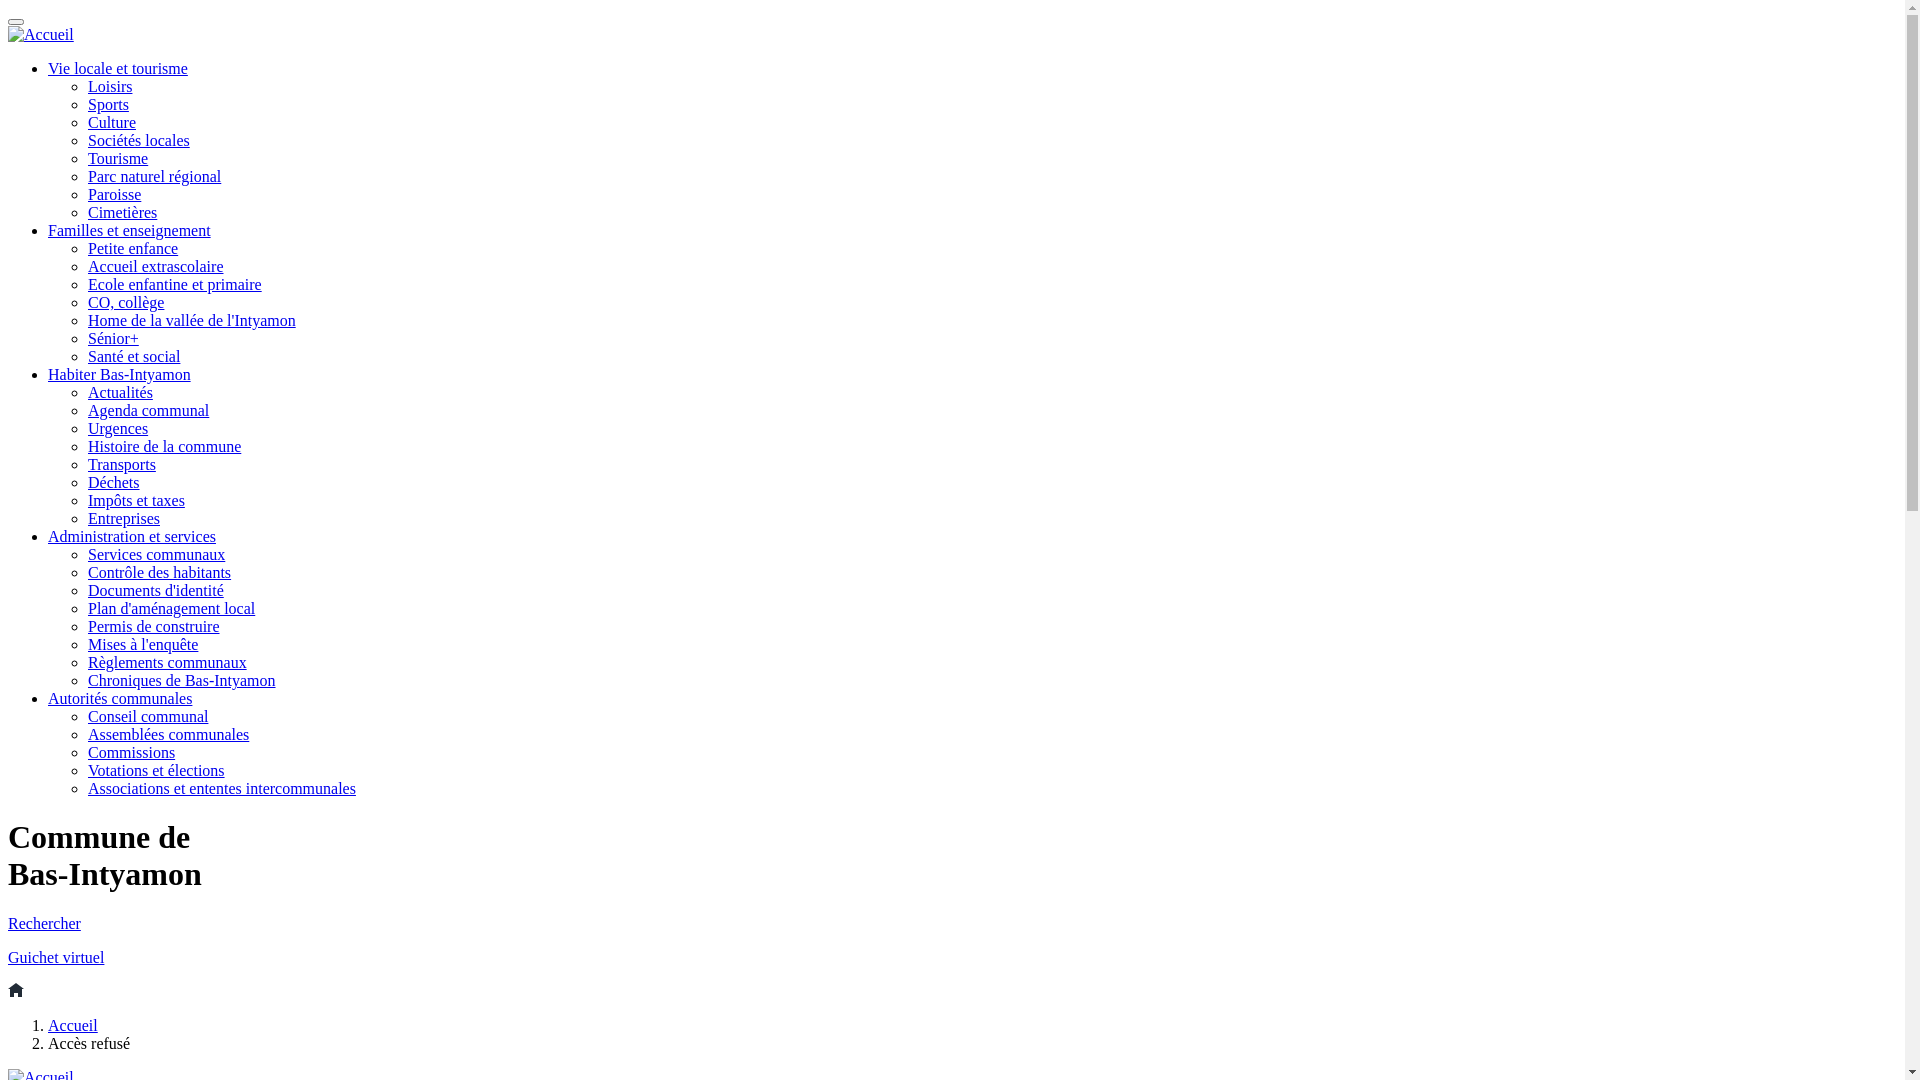  What do you see at coordinates (132, 247) in the screenshot?
I see `'Petite enfance'` at bounding box center [132, 247].